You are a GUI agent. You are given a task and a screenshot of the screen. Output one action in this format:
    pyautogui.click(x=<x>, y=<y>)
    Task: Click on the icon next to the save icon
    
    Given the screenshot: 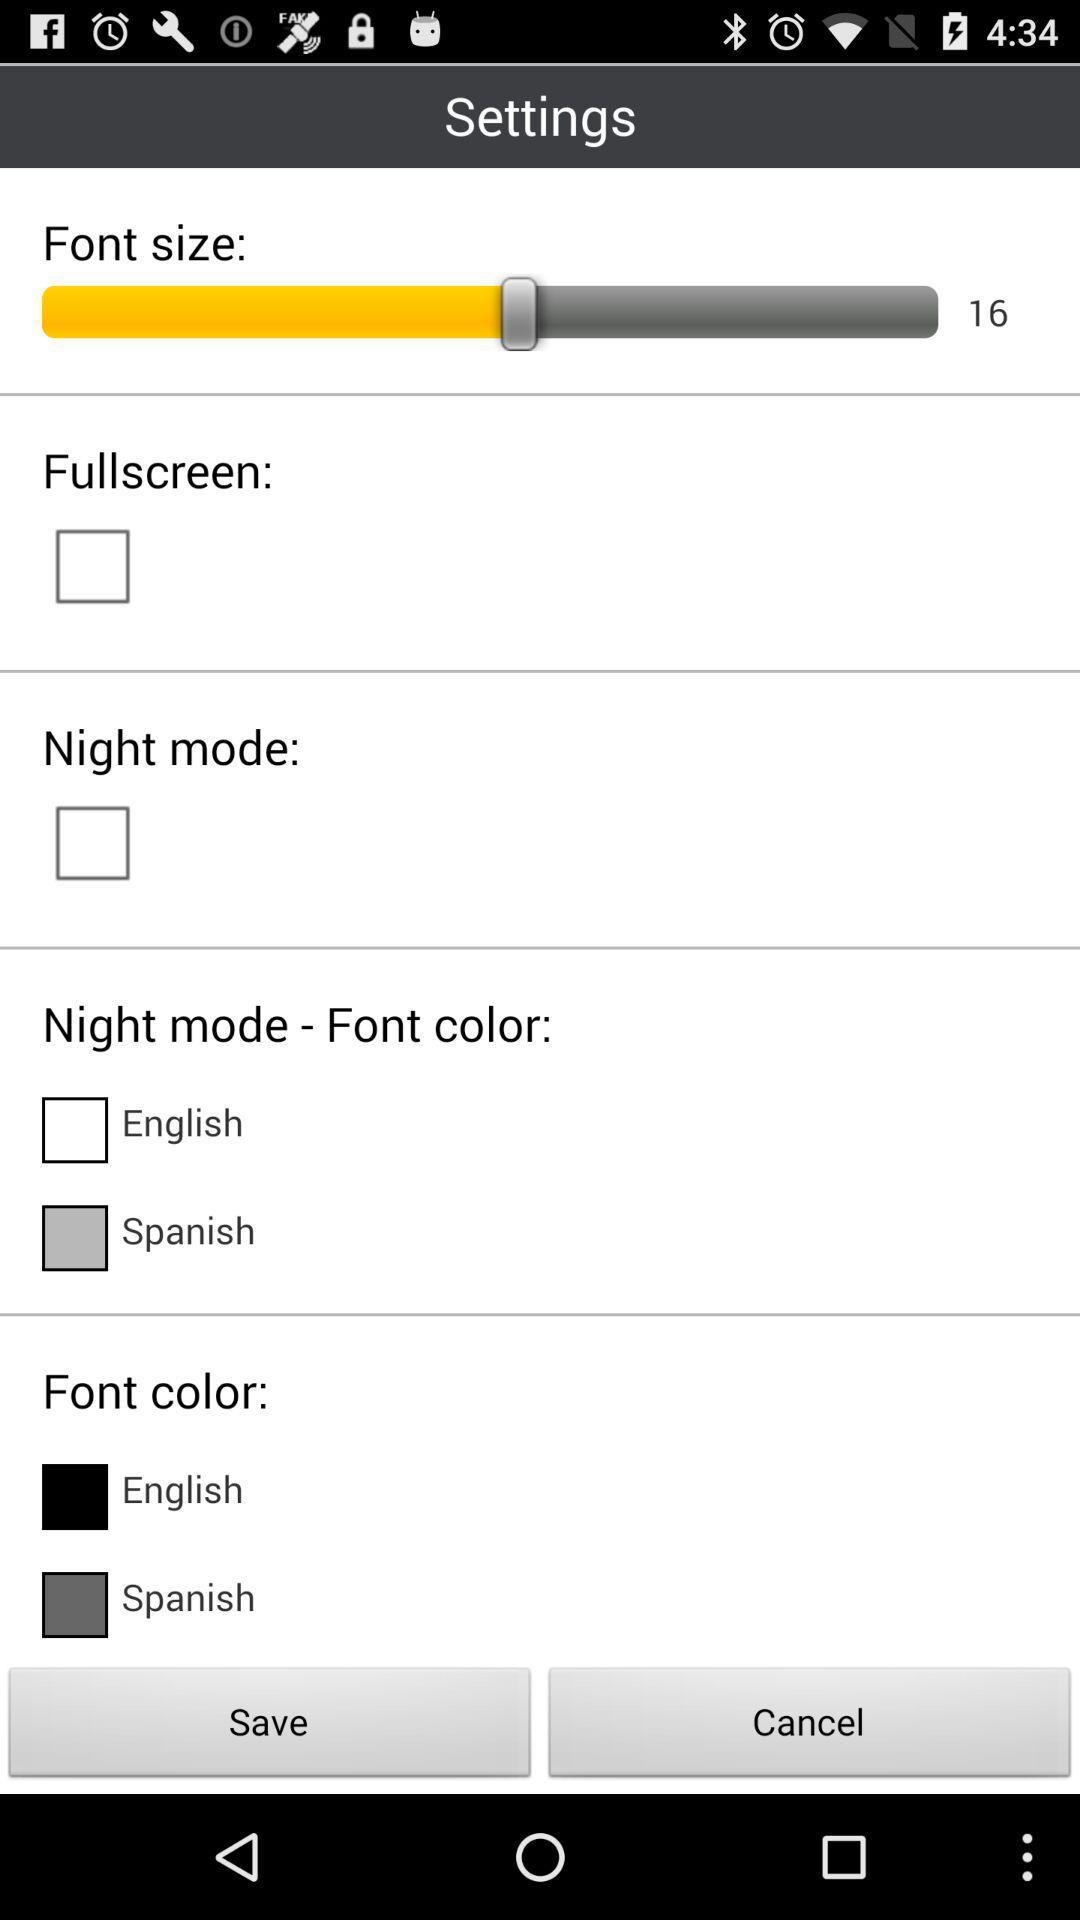 What is the action you would take?
    pyautogui.click(x=810, y=1727)
    